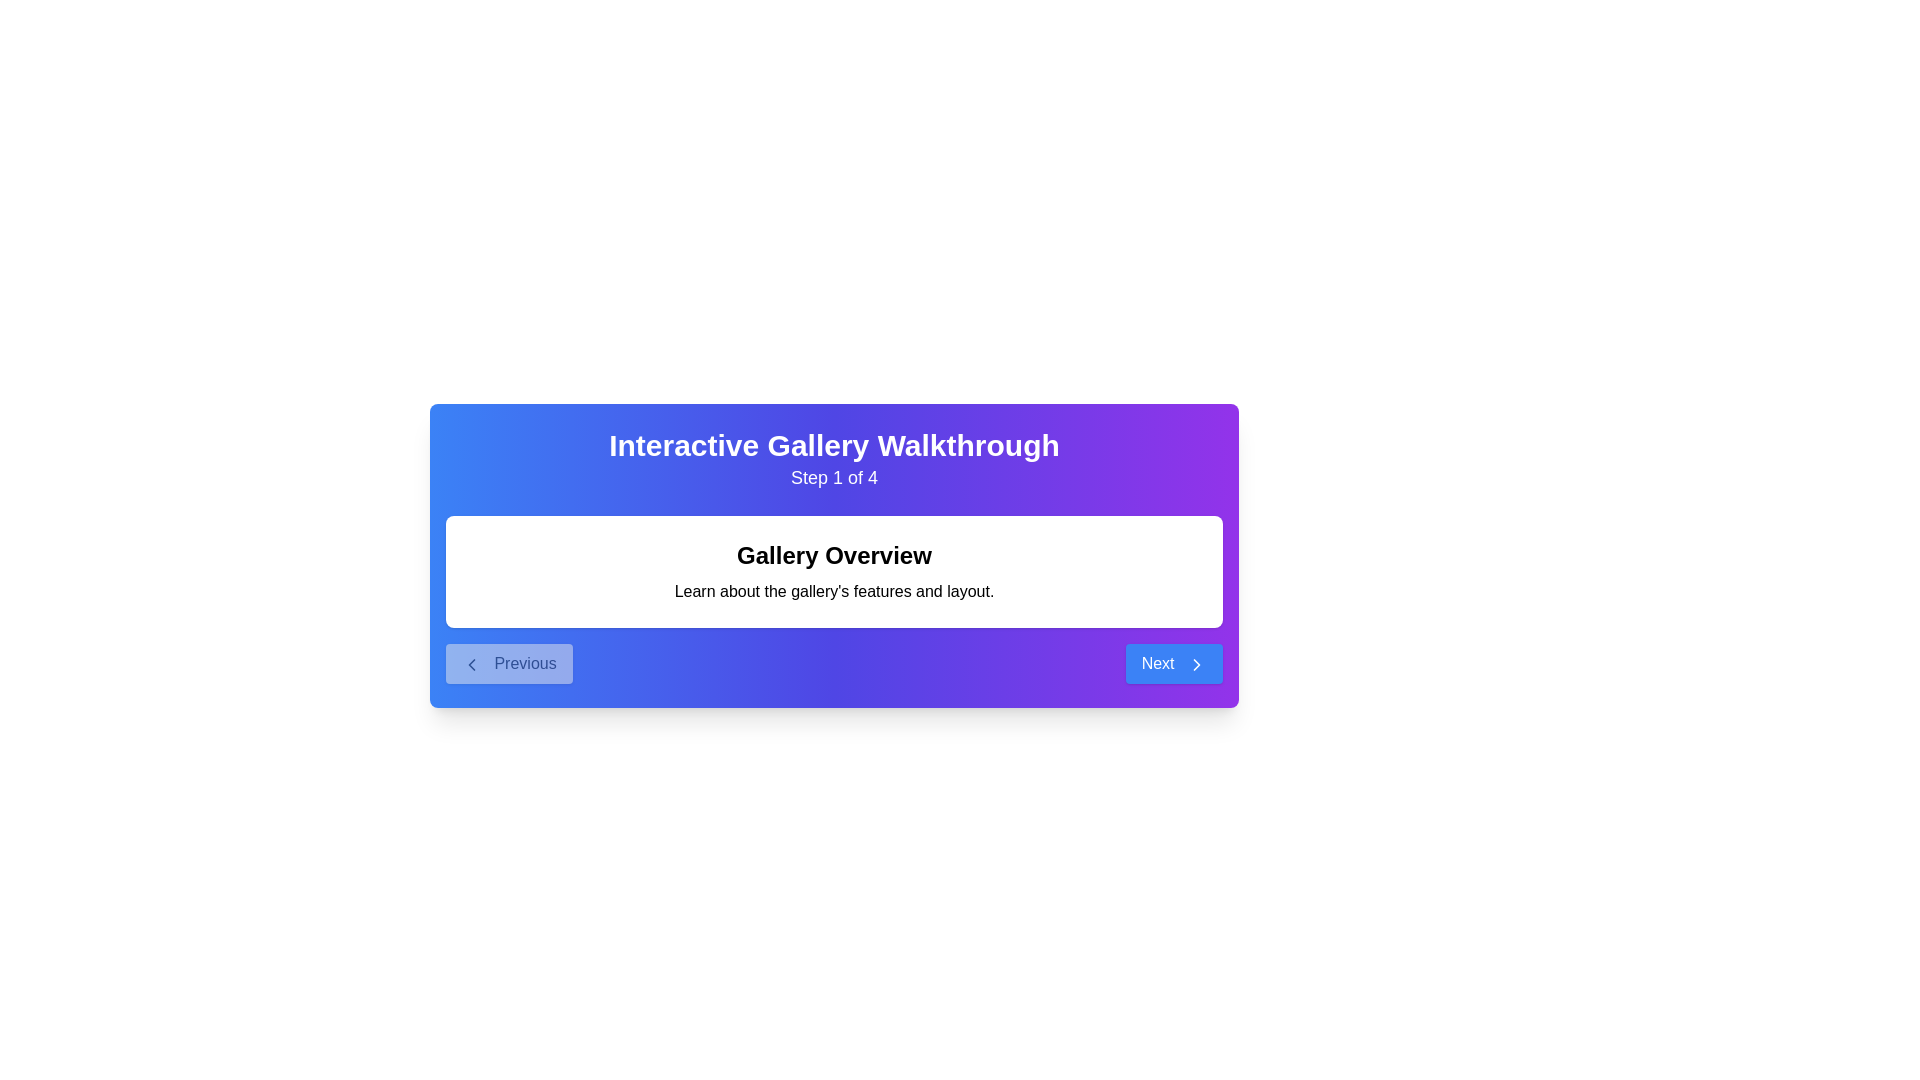 Image resolution: width=1920 pixels, height=1080 pixels. Describe the element at coordinates (470, 663) in the screenshot. I see `the left-facing chevron icon located to the left of the 'Previous' text inside the 'Previous' button at the lower left of the dialog box labeled 'Interactive Gallery Walkthrough'` at that location.